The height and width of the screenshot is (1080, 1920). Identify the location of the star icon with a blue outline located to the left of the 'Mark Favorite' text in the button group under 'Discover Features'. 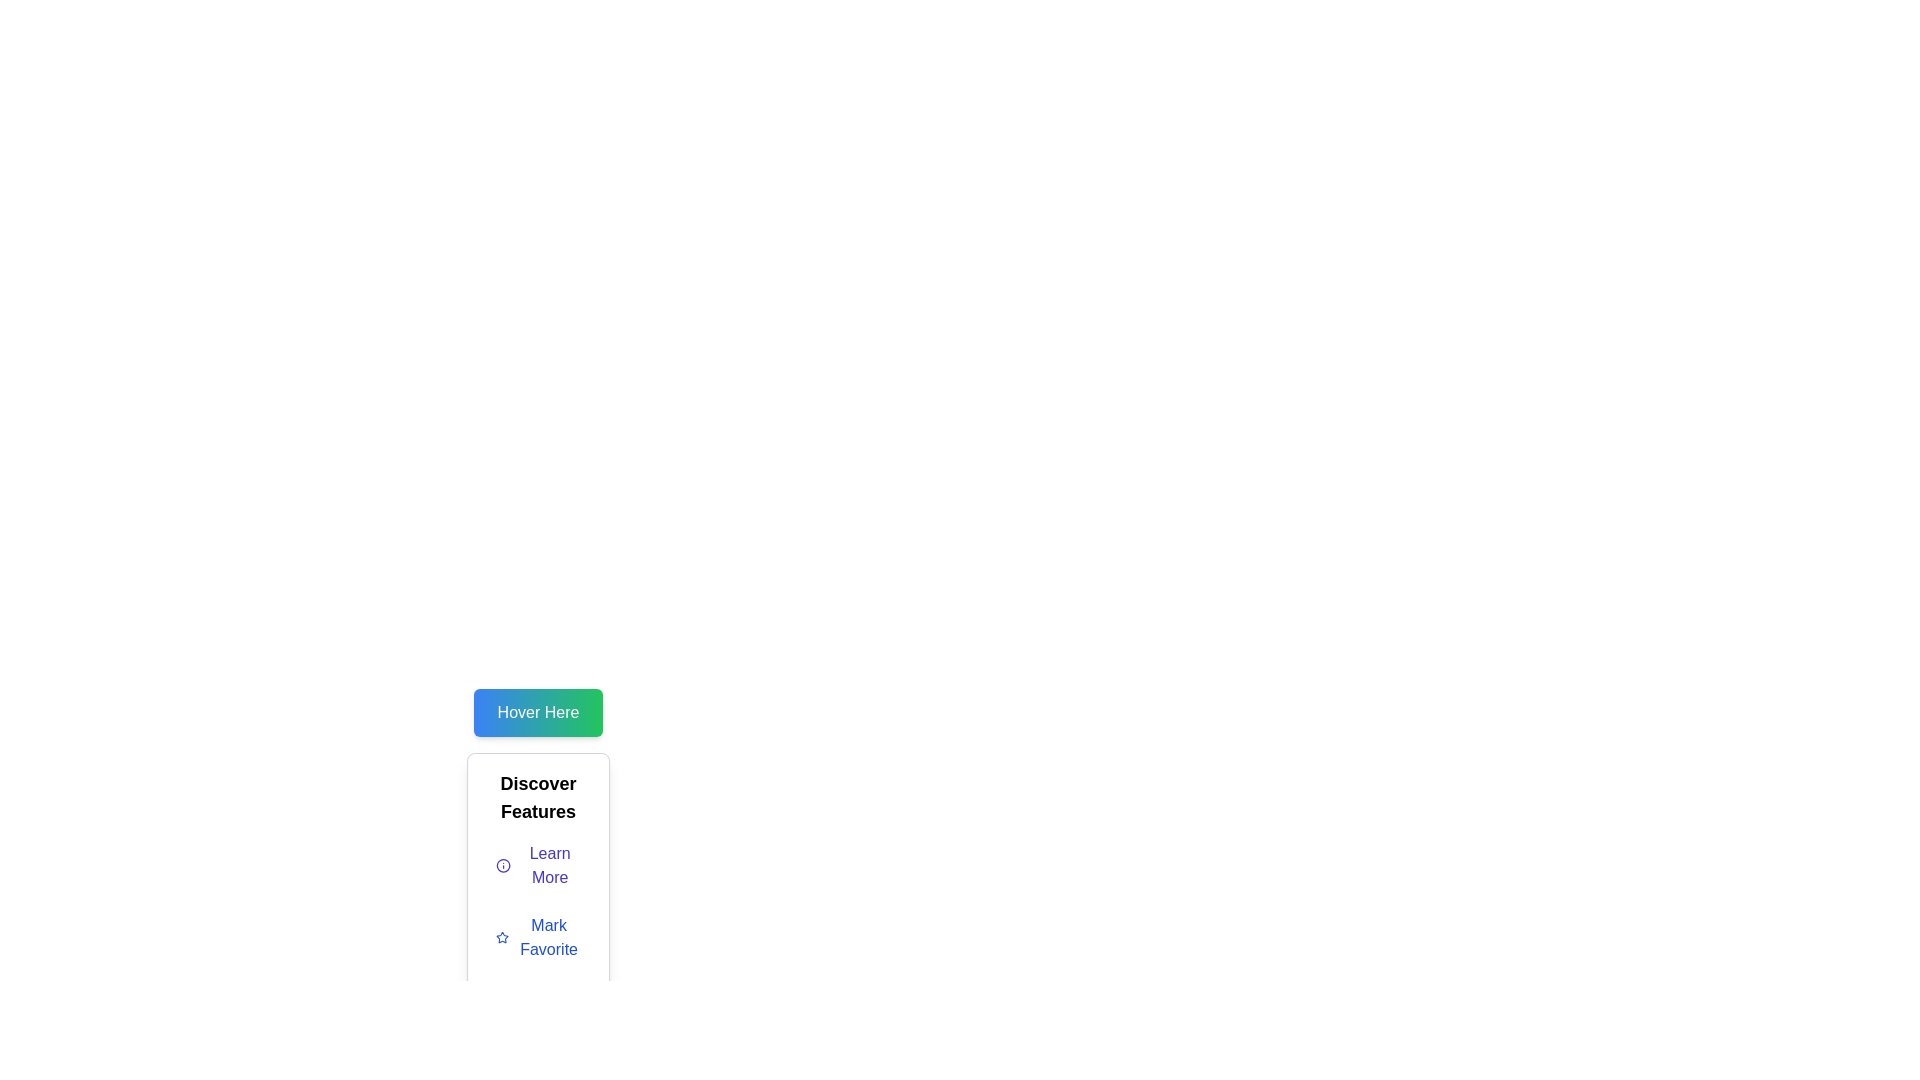
(502, 937).